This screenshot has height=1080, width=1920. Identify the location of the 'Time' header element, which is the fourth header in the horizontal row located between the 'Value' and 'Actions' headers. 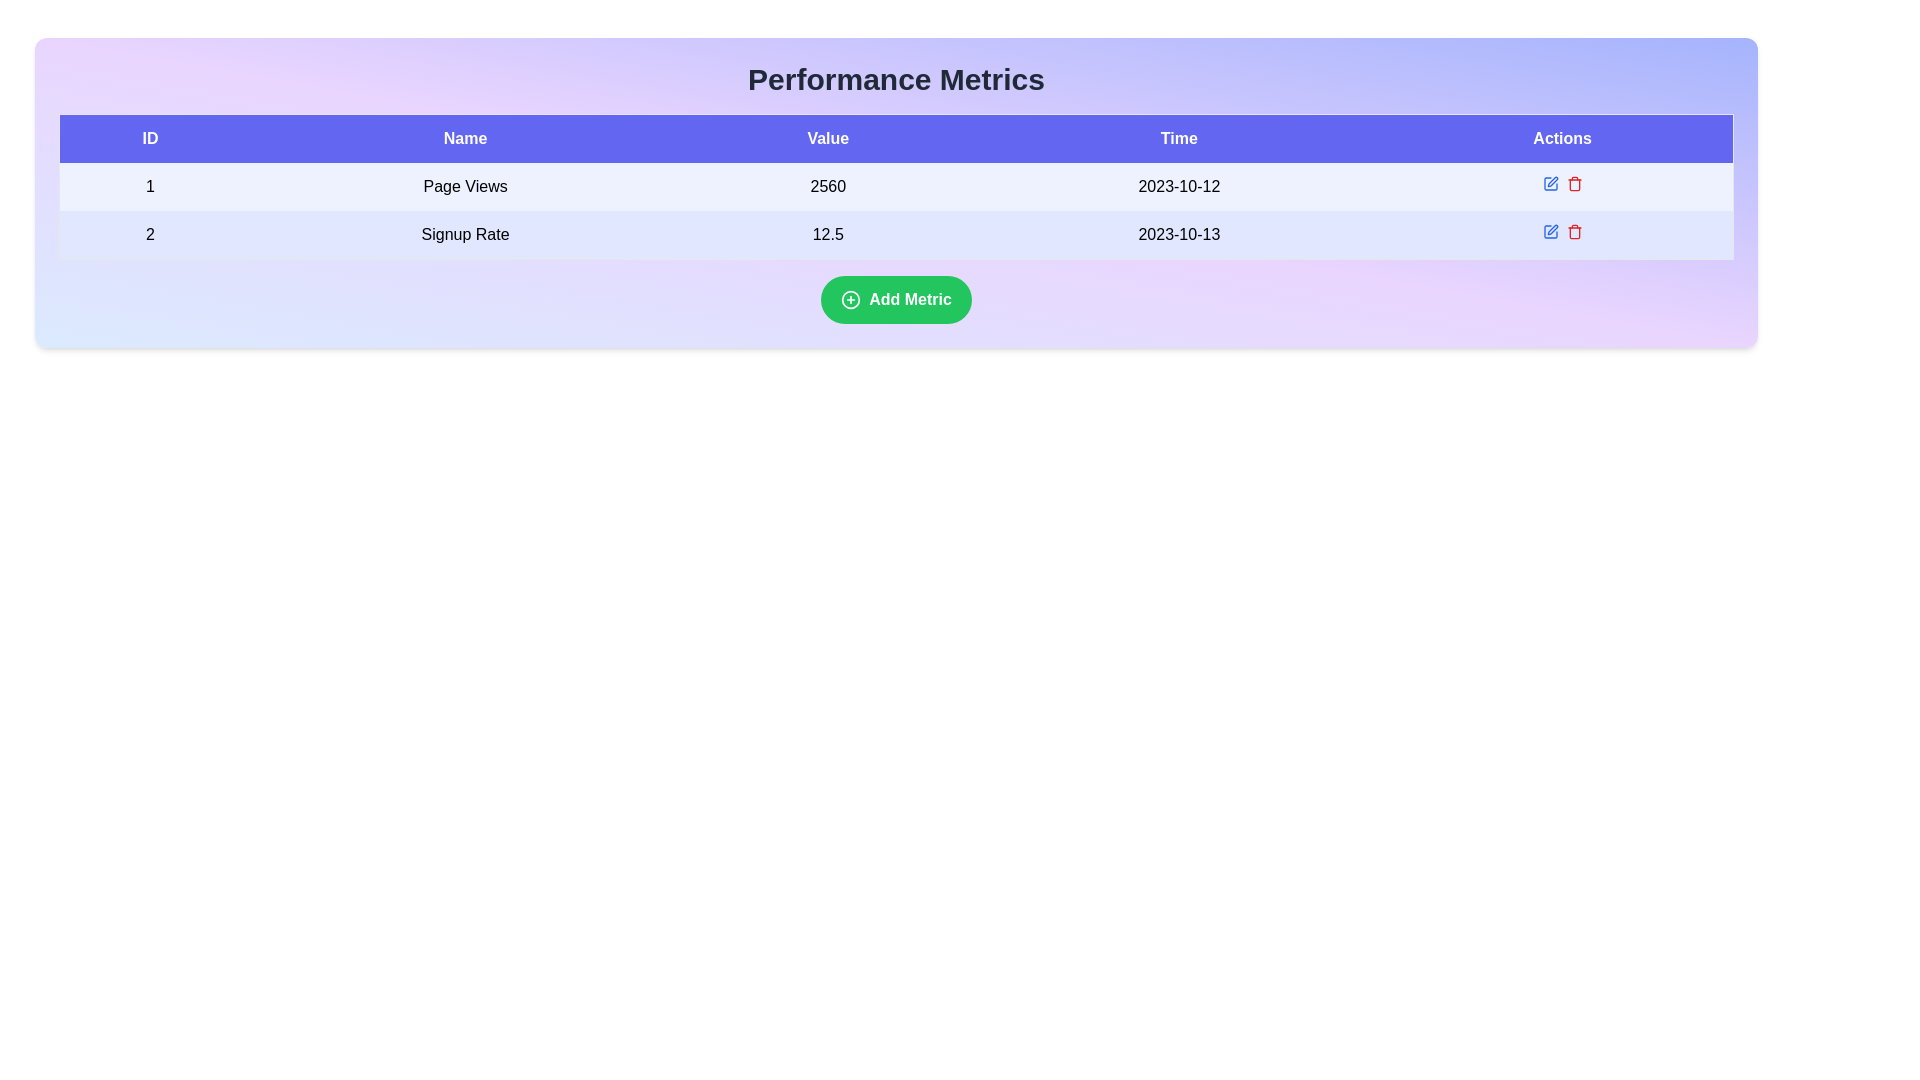
(1179, 137).